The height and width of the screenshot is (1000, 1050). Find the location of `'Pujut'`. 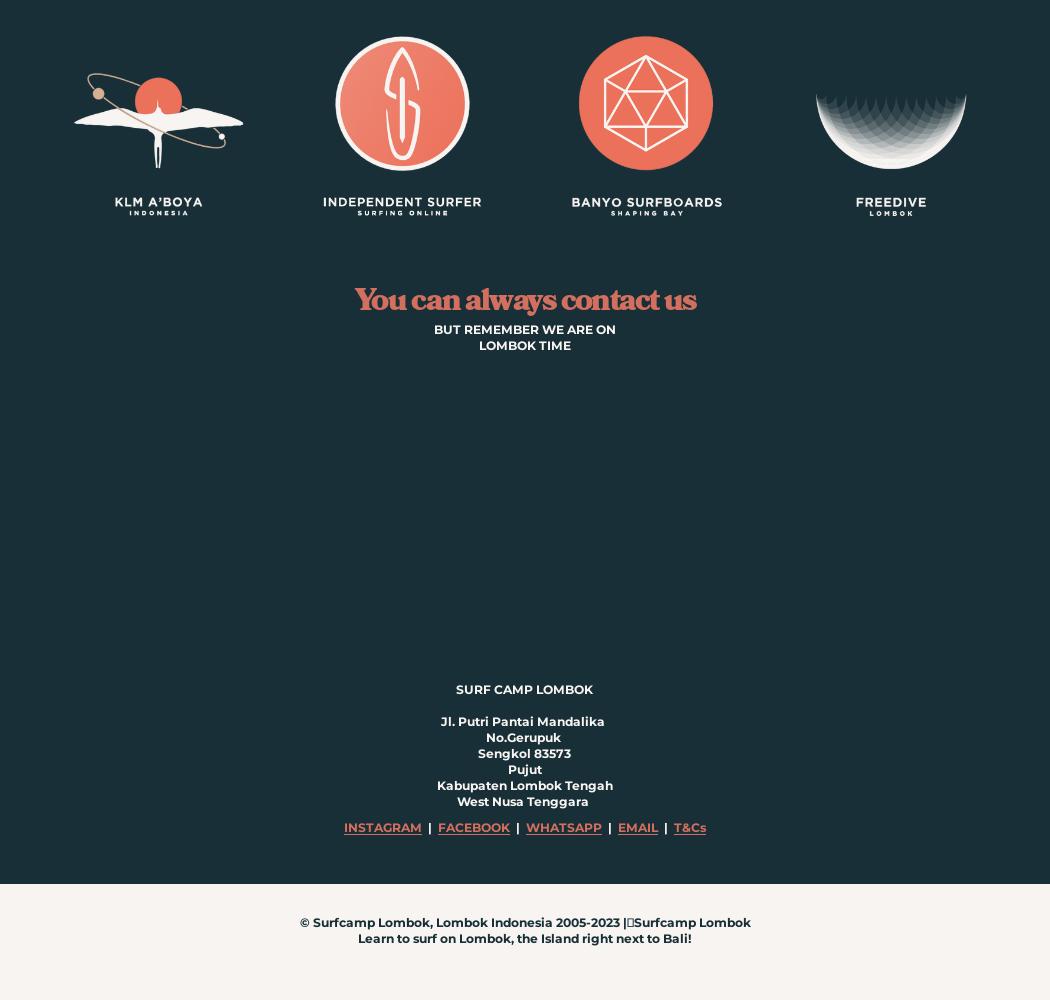

'Pujut' is located at coordinates (522, 768).